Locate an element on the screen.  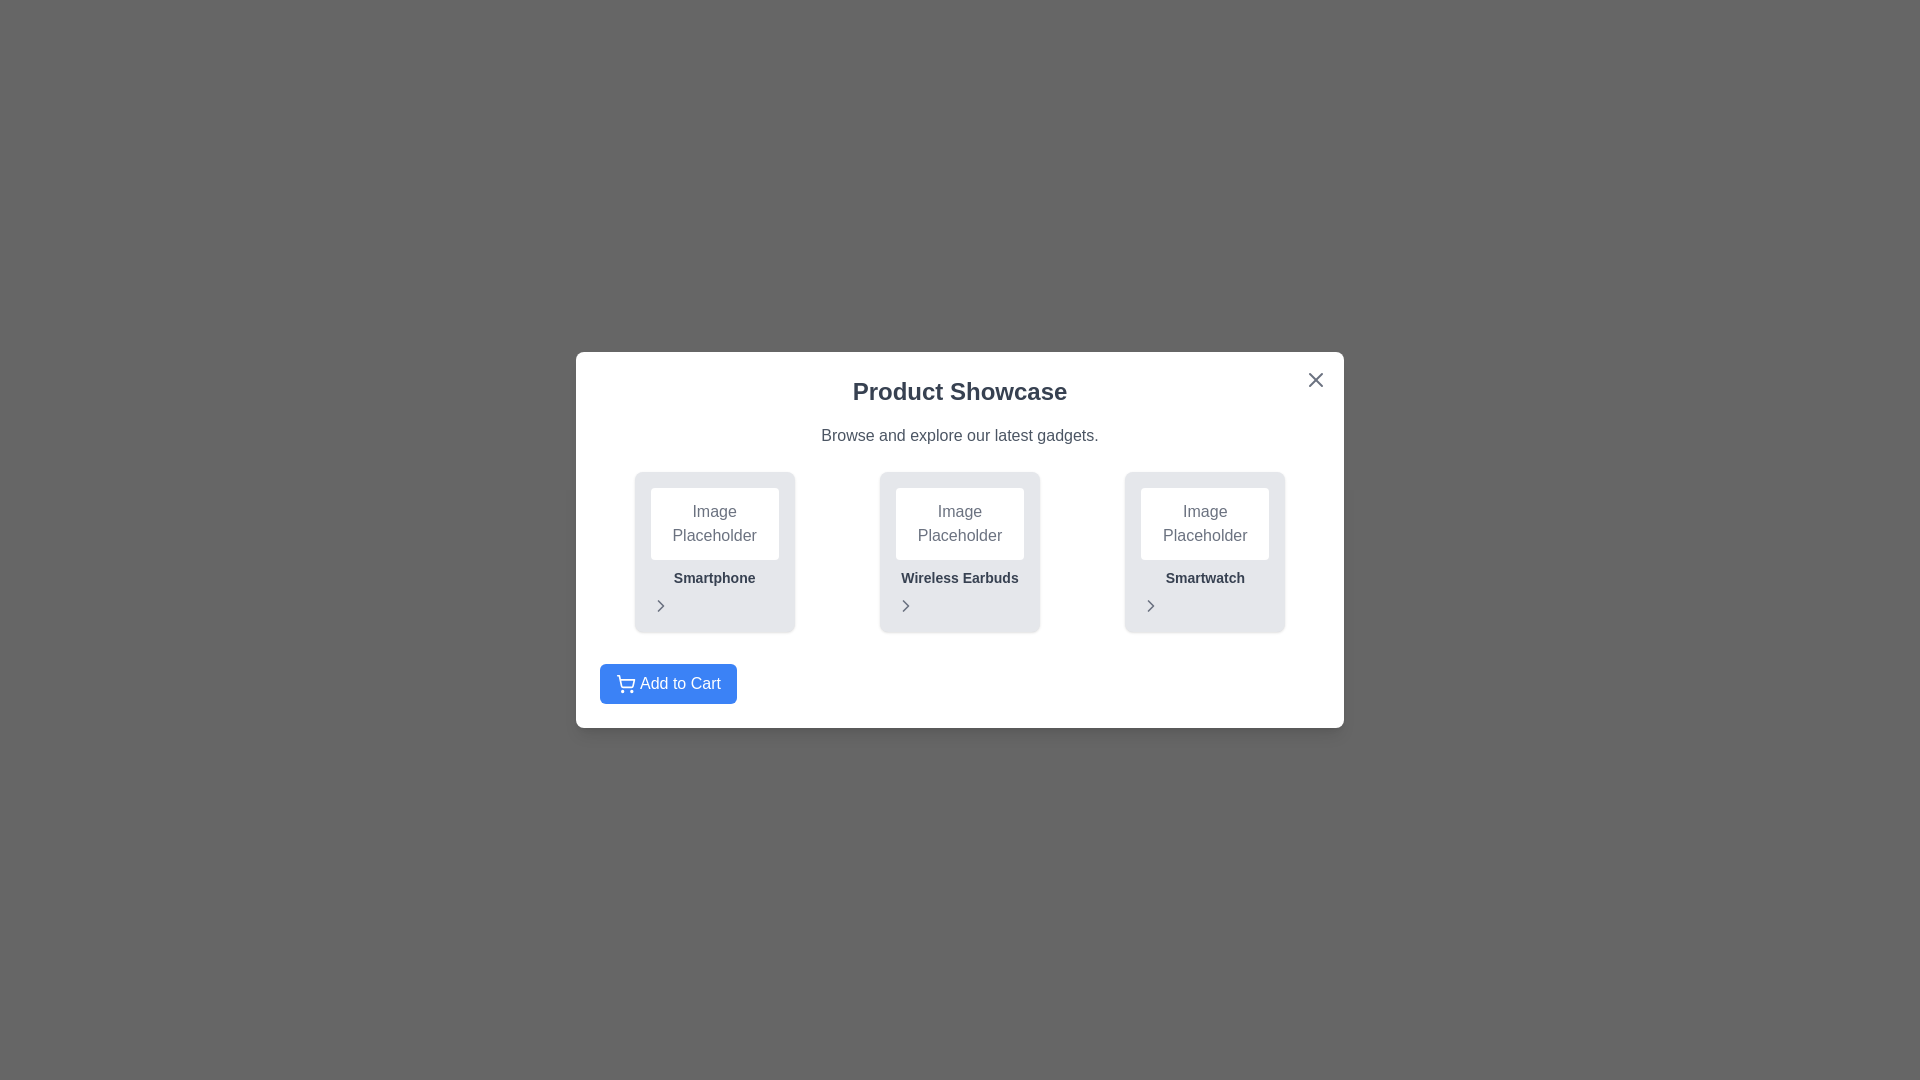
the right-facing gray arrow icon within the 'Wireless Earbuds' card is located at coordinates (960, 604).